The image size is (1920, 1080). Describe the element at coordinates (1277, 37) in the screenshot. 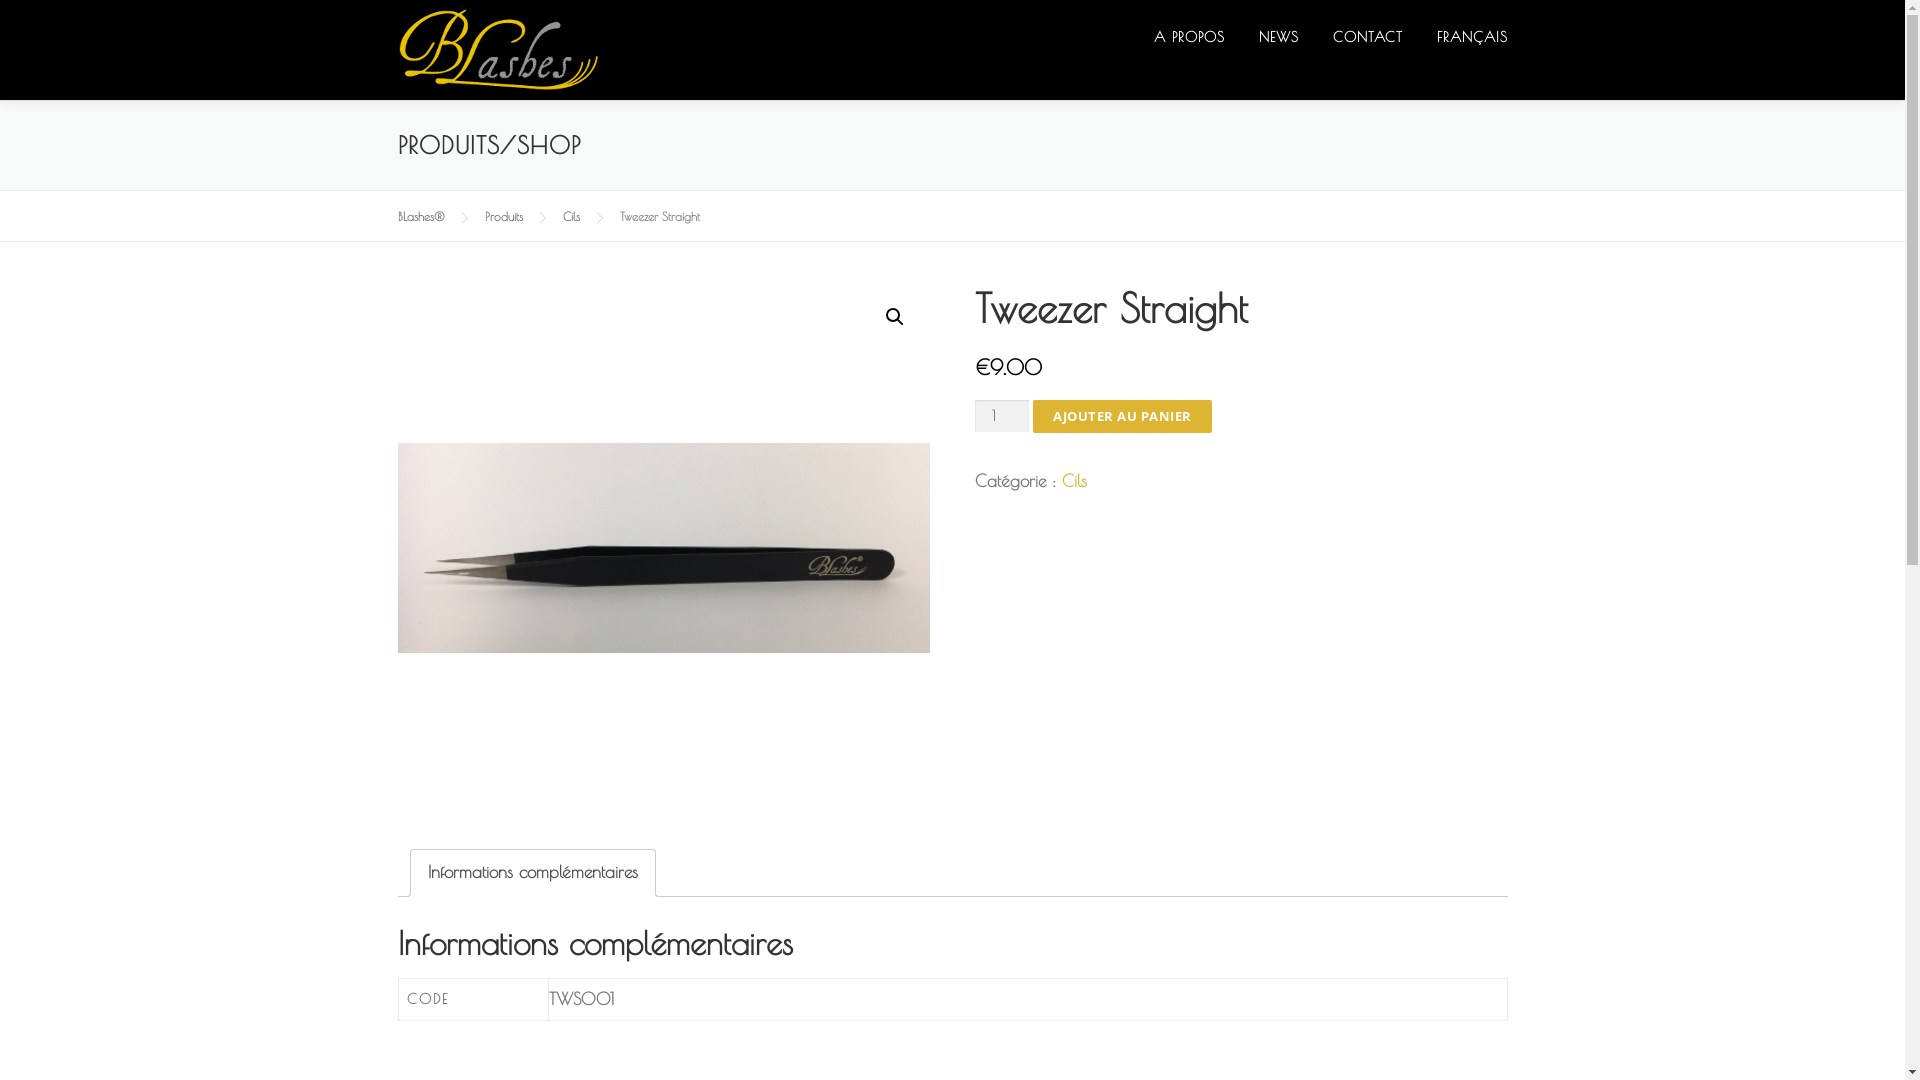

I see `'NEWS'` at that location.